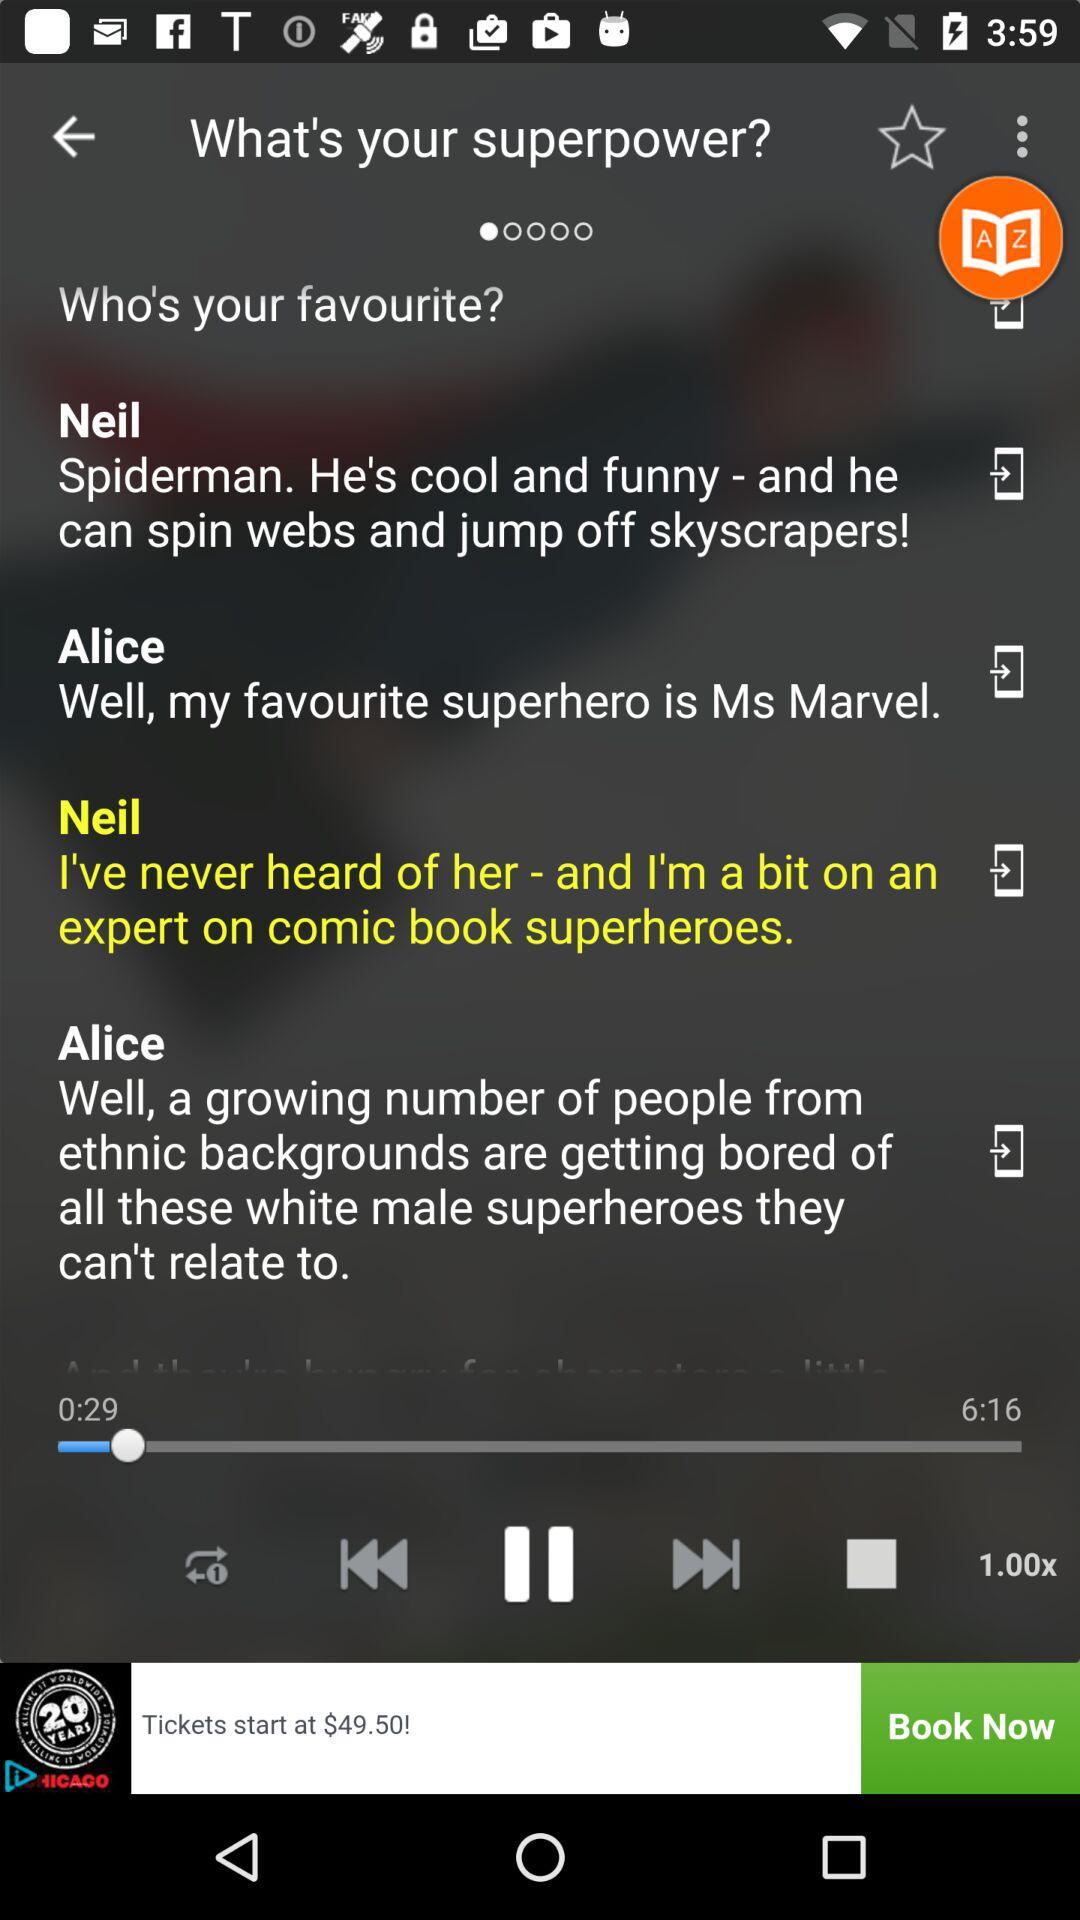  Describe the element at coordinates (537, 1562) in the screenshot. I see `pause music` at that location.